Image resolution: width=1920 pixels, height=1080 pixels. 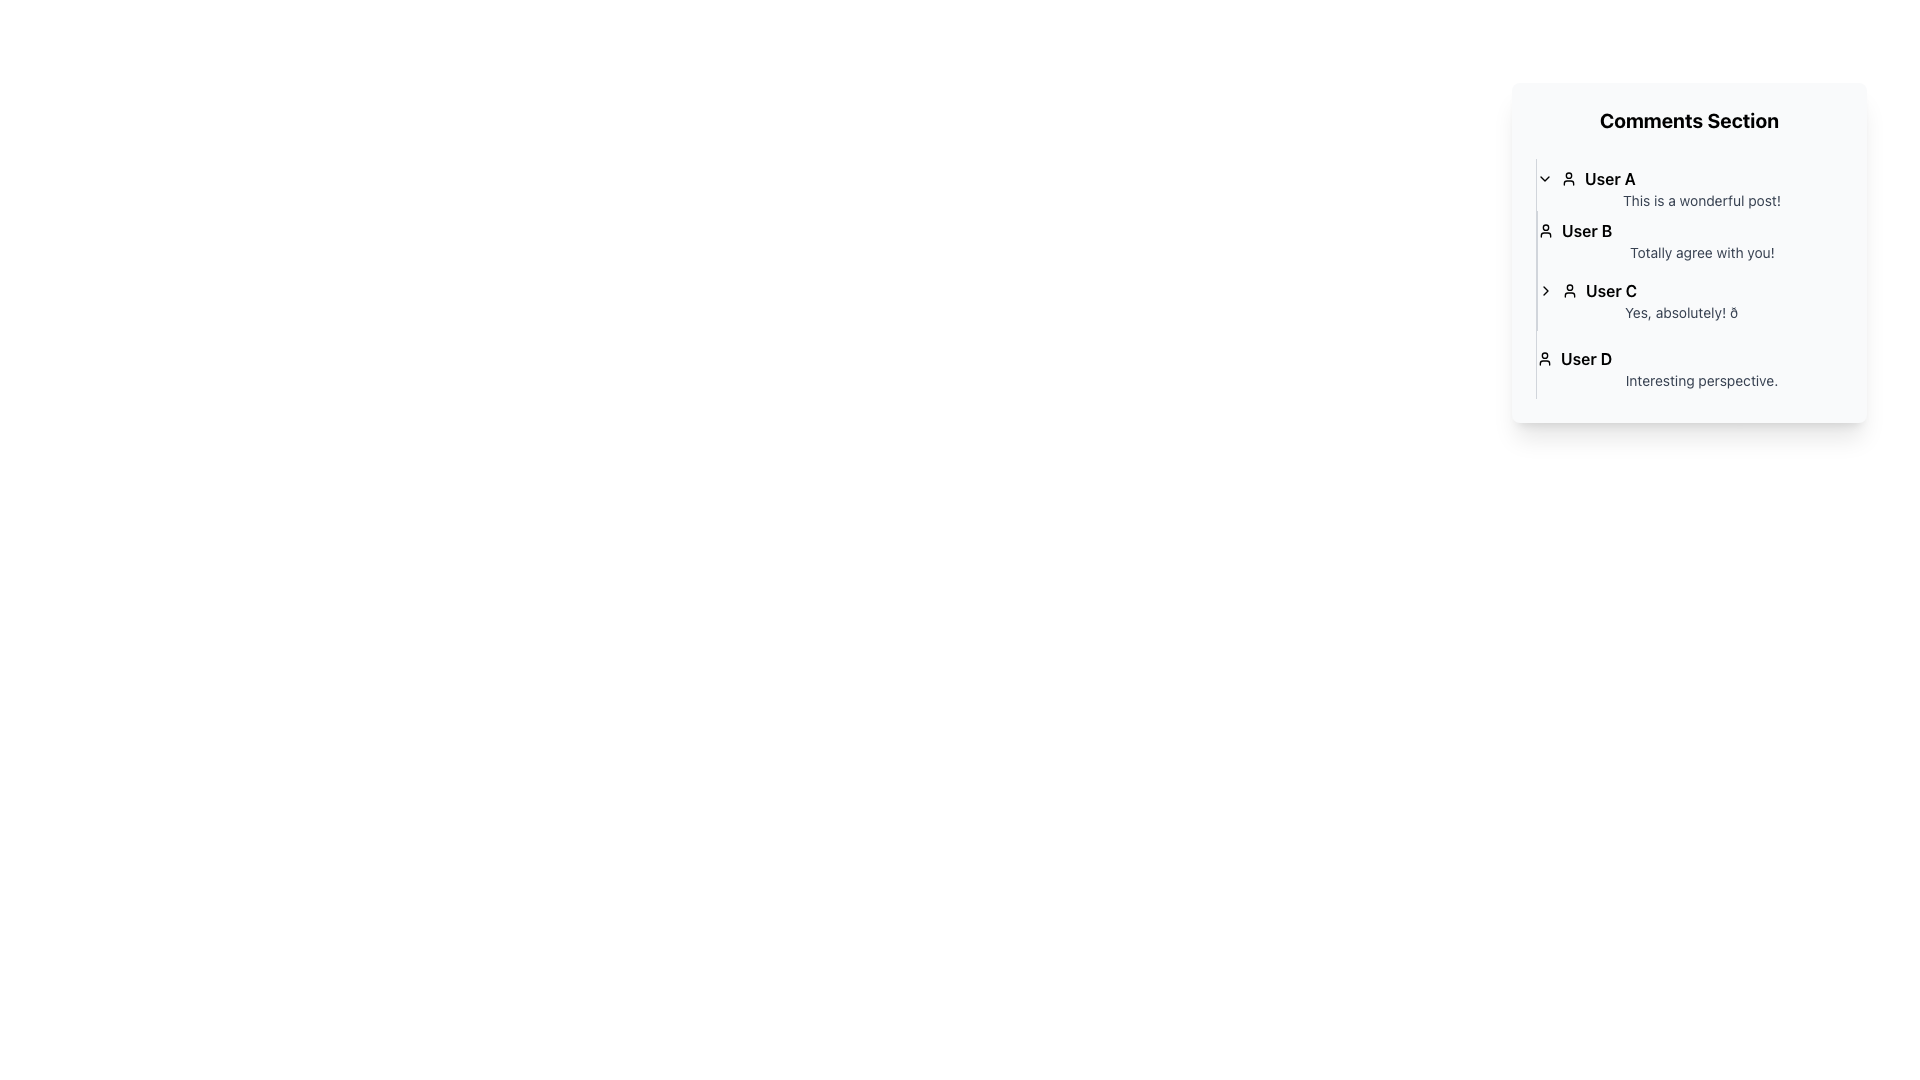 I want to click on the bold text label 'User A' located at the top of the comment section, so click(x=1609, y=177).